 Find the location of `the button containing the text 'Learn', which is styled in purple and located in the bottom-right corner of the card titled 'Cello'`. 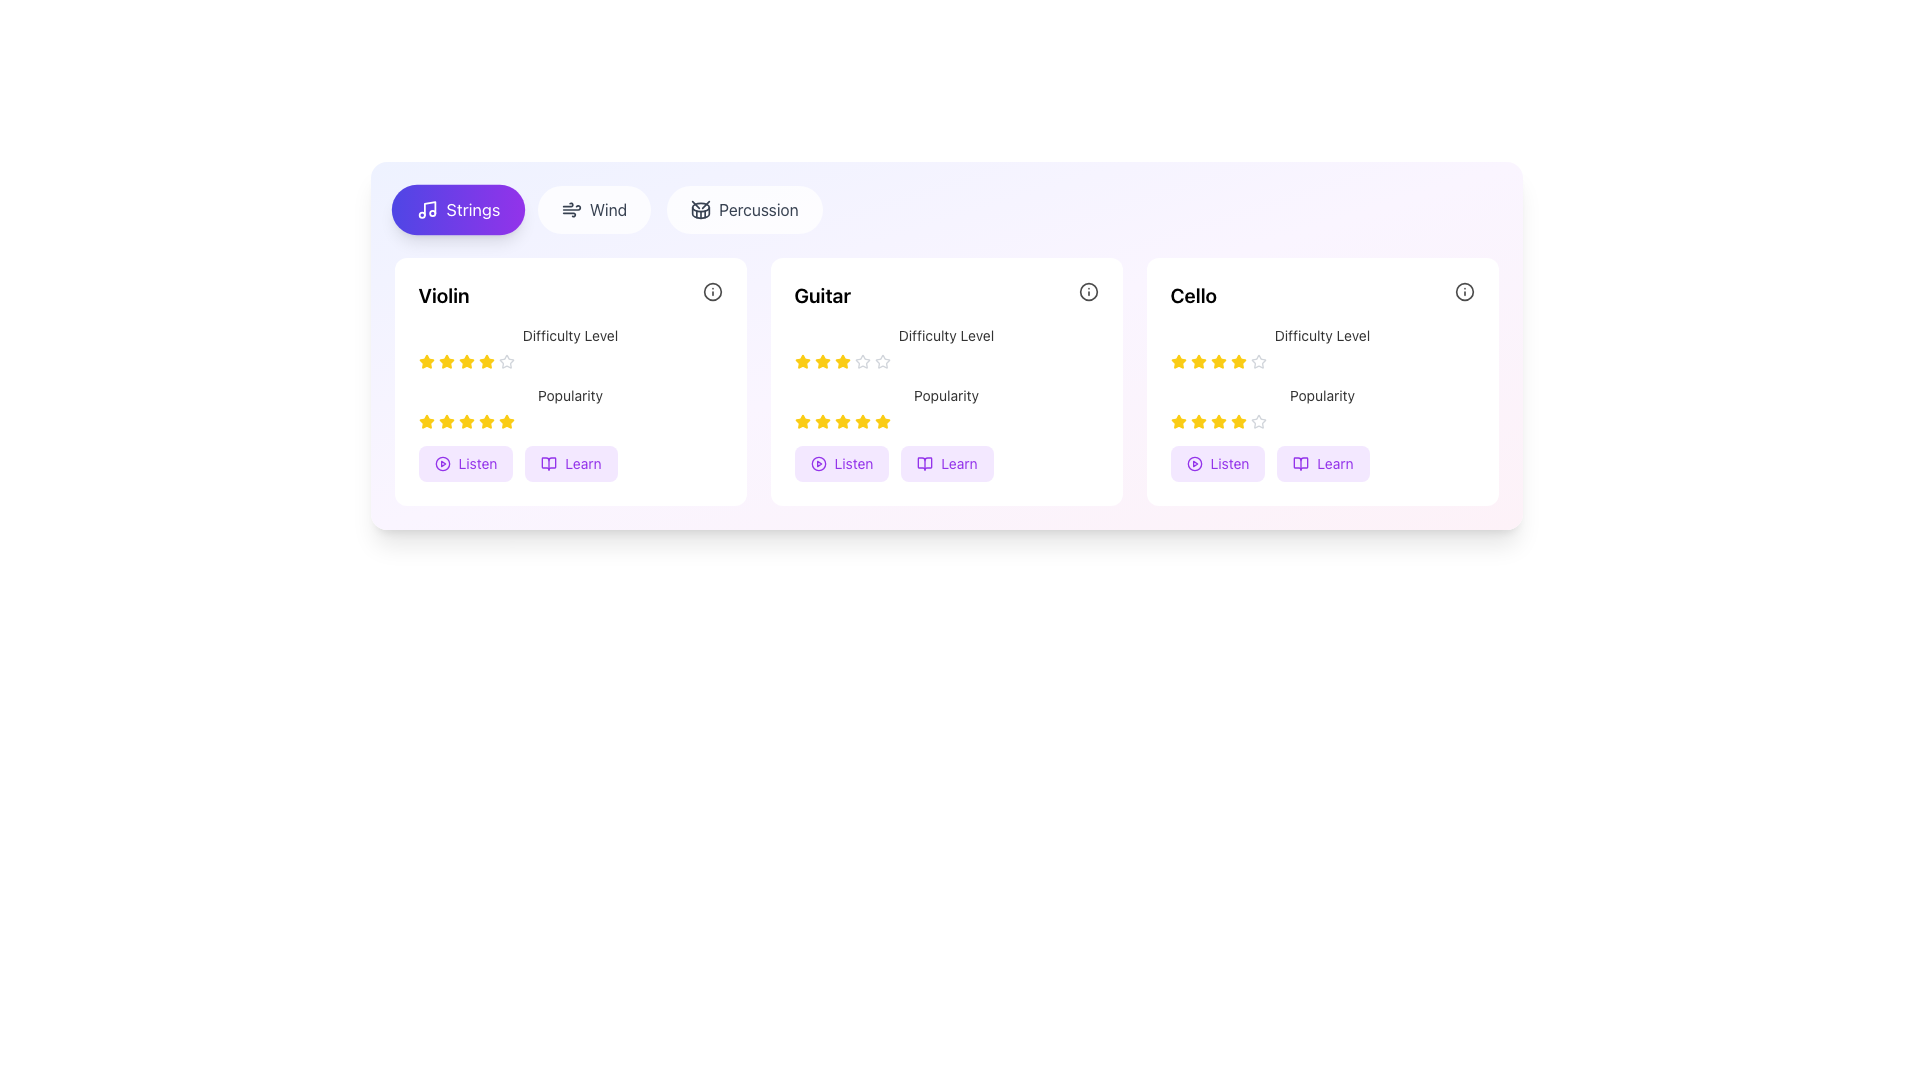

the button containing the text 'Learn', which is styled in purple and located in the bottom-right corner of the card titled 'Cello' is located at coordinates (1335, 463).